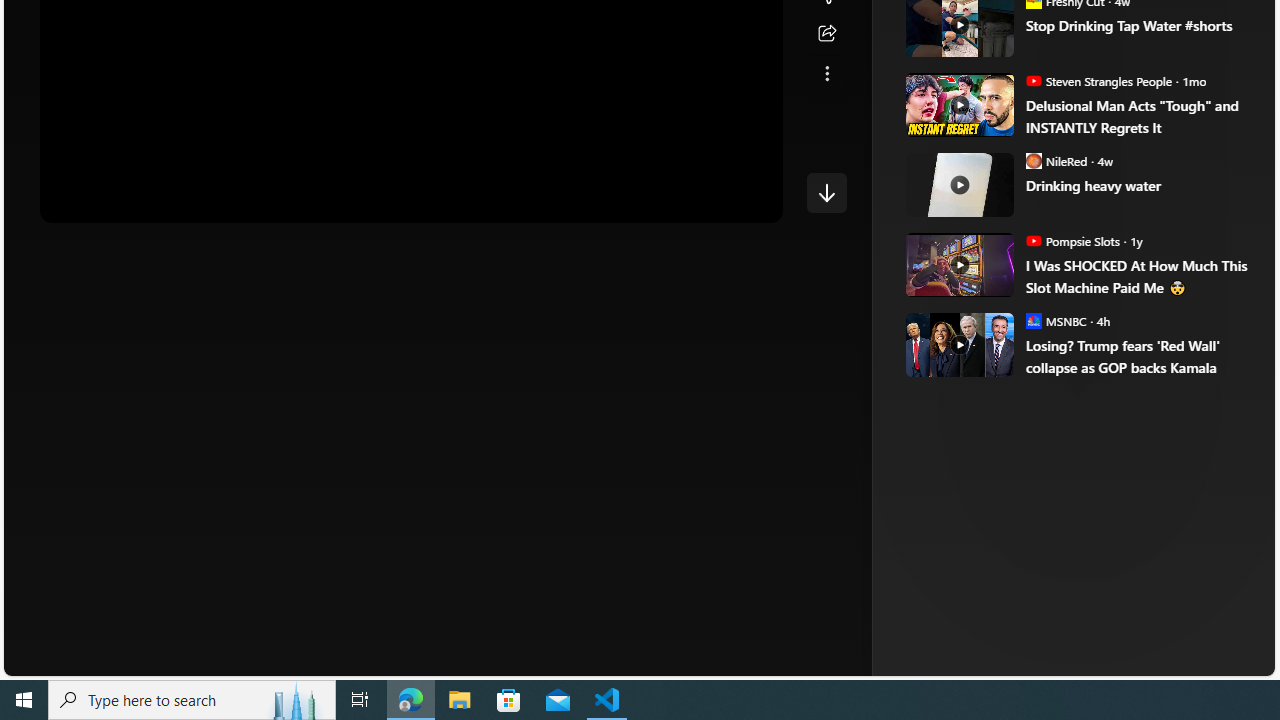  I want to click on 'Stop Drinking Tap Water #shorts', so click(1136, 25).